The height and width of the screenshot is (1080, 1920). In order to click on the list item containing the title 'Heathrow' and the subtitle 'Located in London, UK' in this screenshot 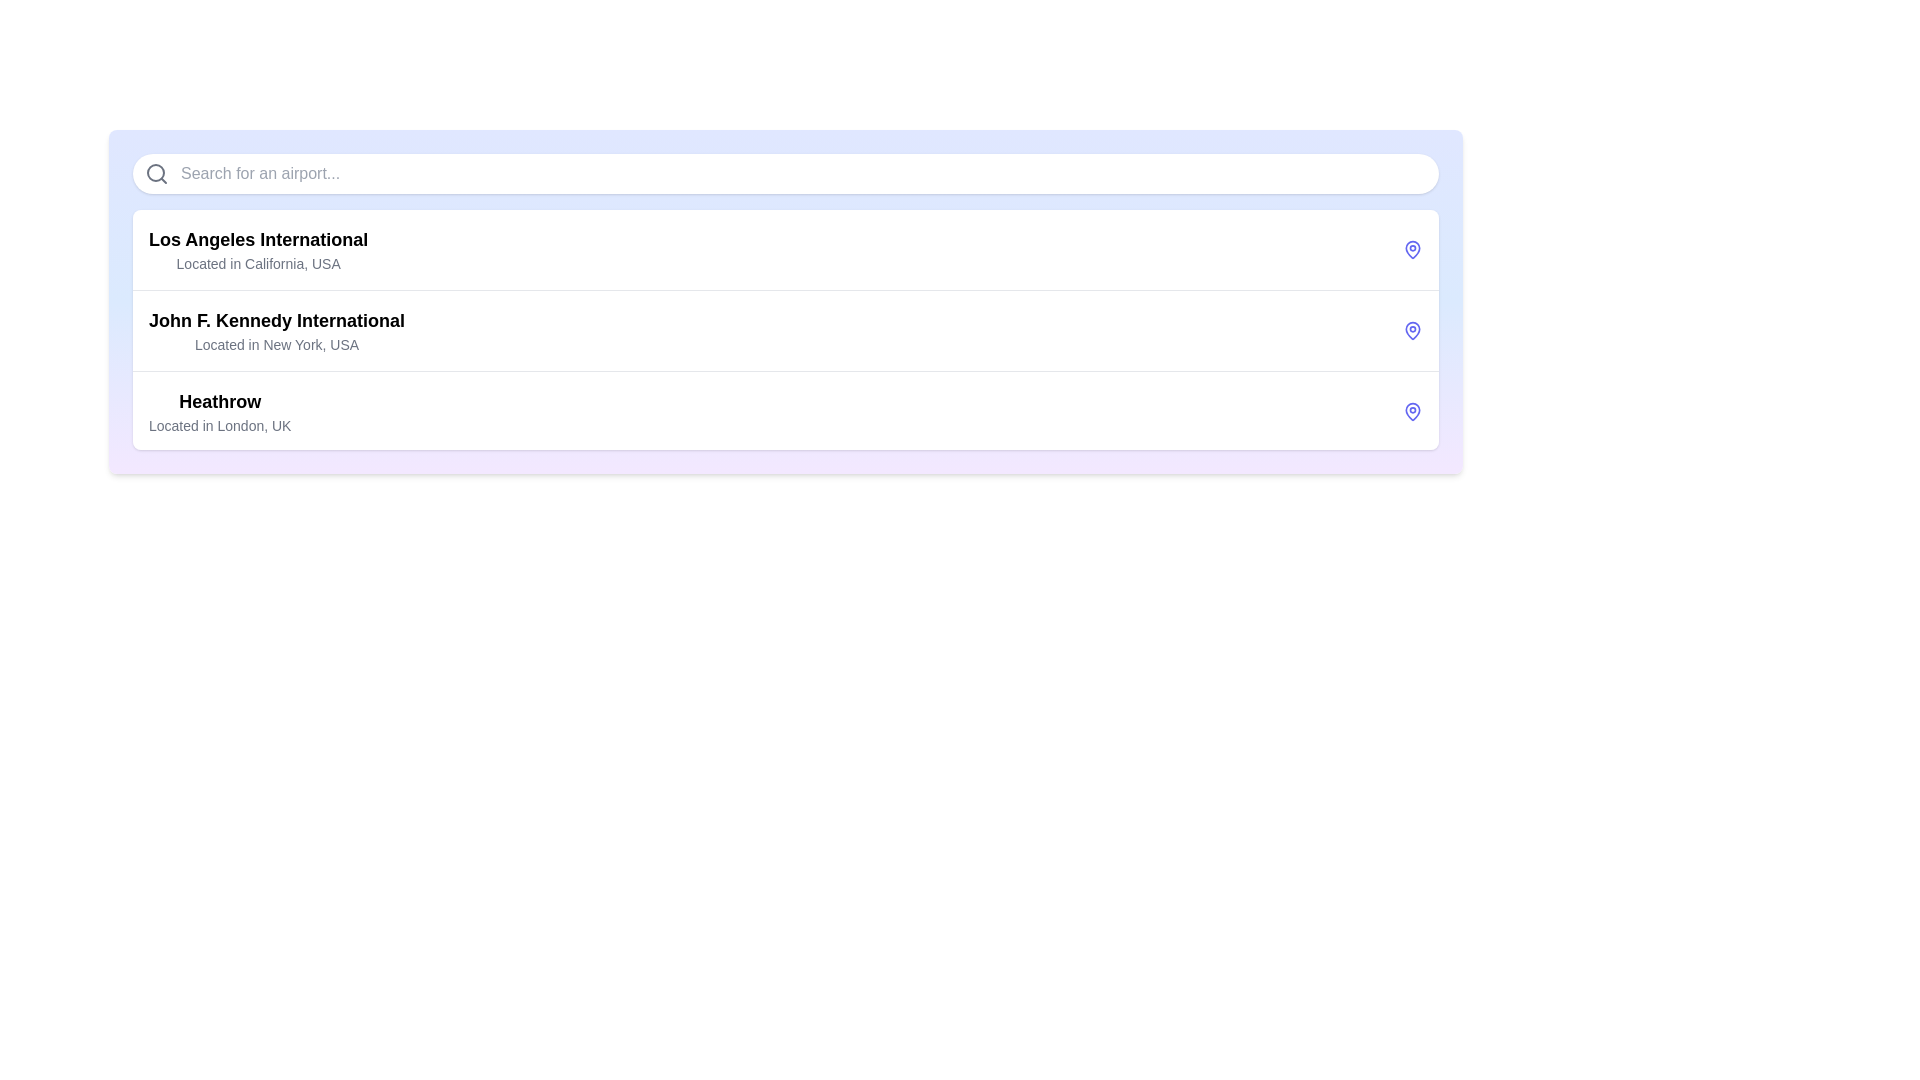, I will do `click(785, 410)`.